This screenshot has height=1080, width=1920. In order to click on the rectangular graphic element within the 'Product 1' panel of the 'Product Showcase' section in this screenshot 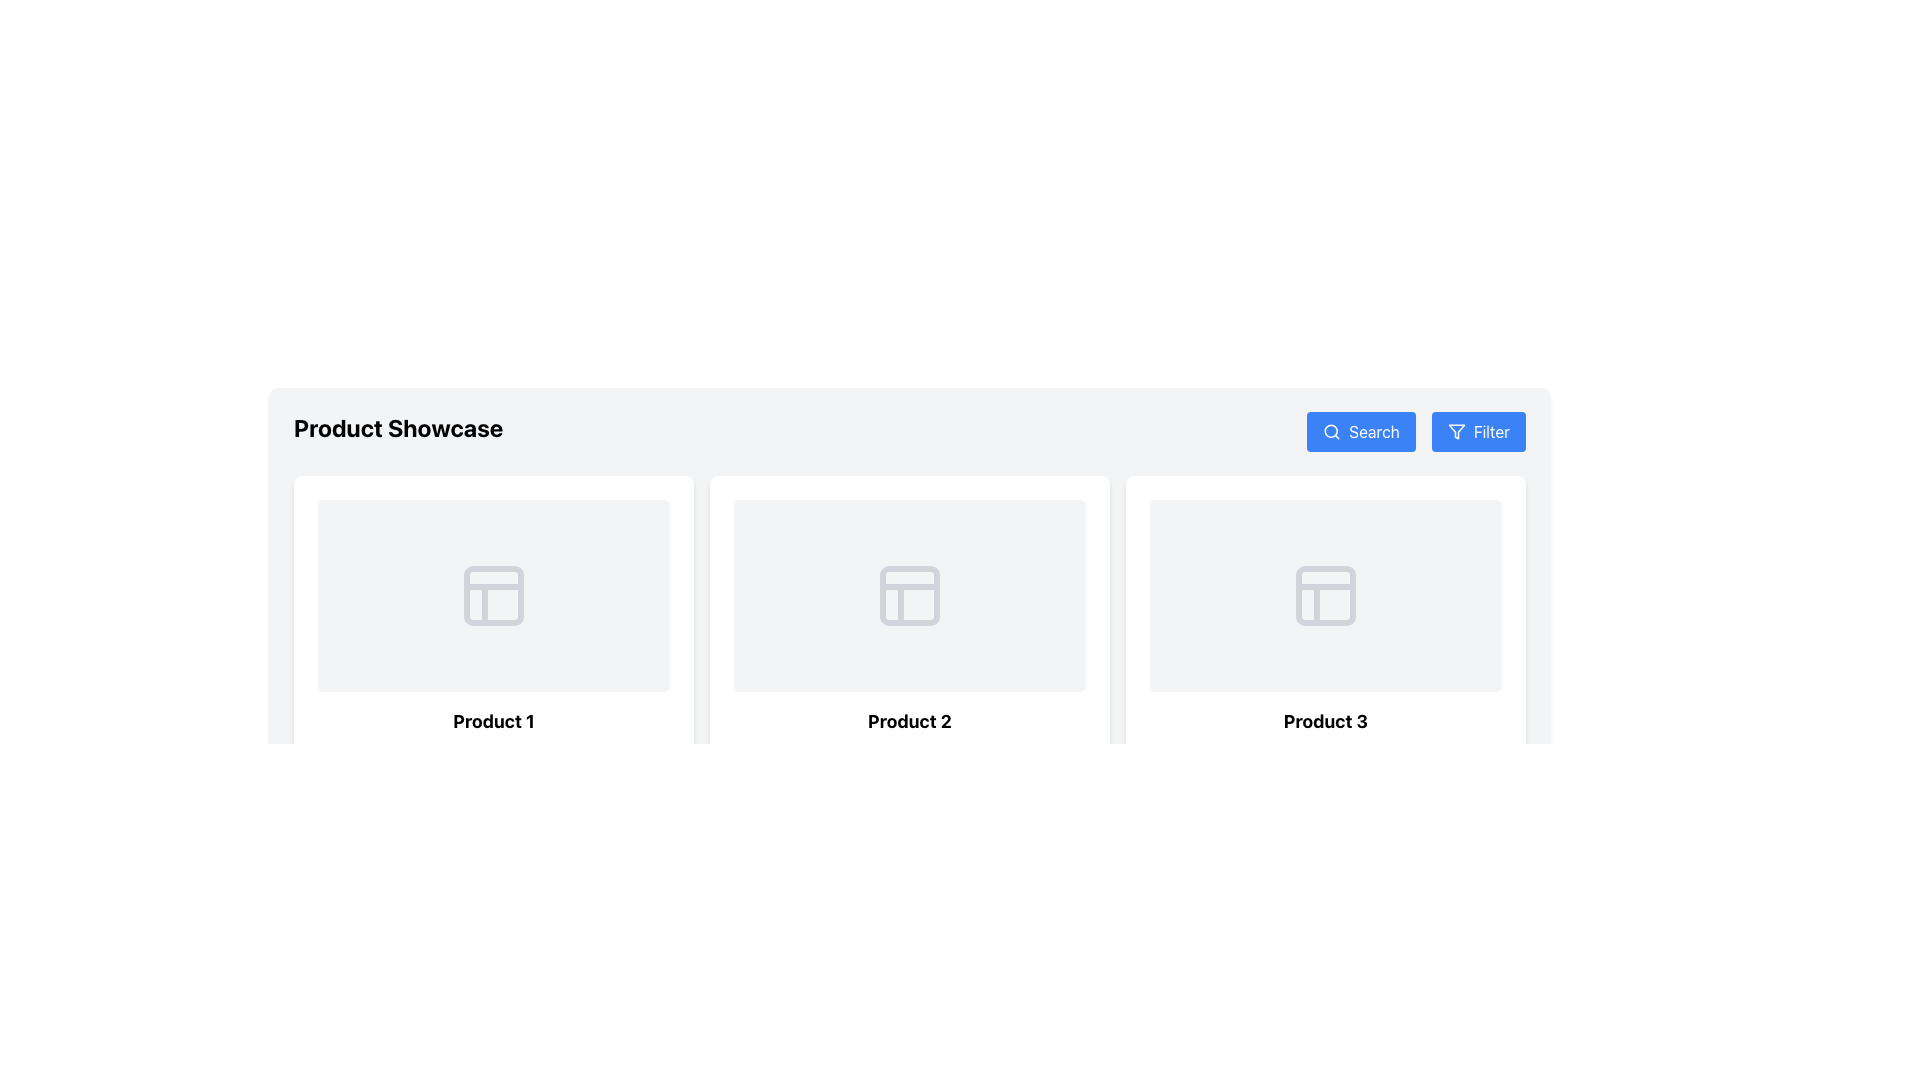, I will do `click(494, 595)`.